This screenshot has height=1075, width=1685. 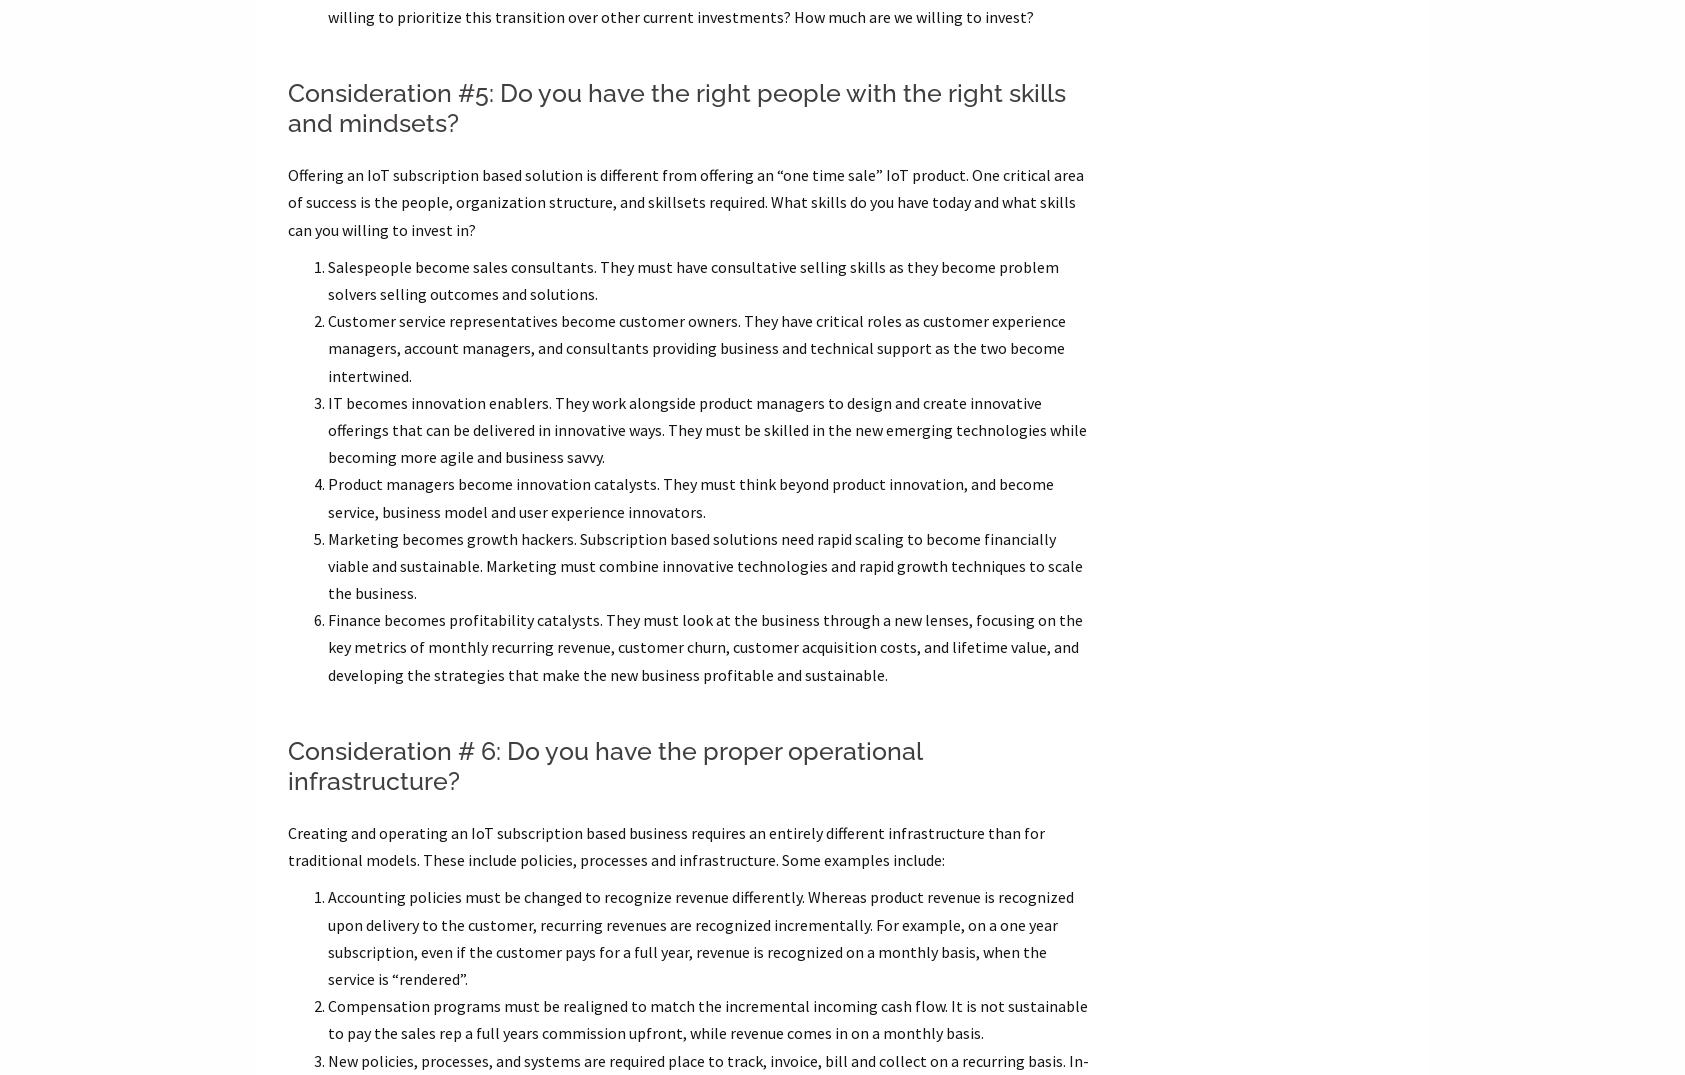 What do you see at coordinates (604, 766) in the screenshot?
I see `'Consideration # 6: Do you have the proper operational infrastructure?'` at bounding box center [604, 766].